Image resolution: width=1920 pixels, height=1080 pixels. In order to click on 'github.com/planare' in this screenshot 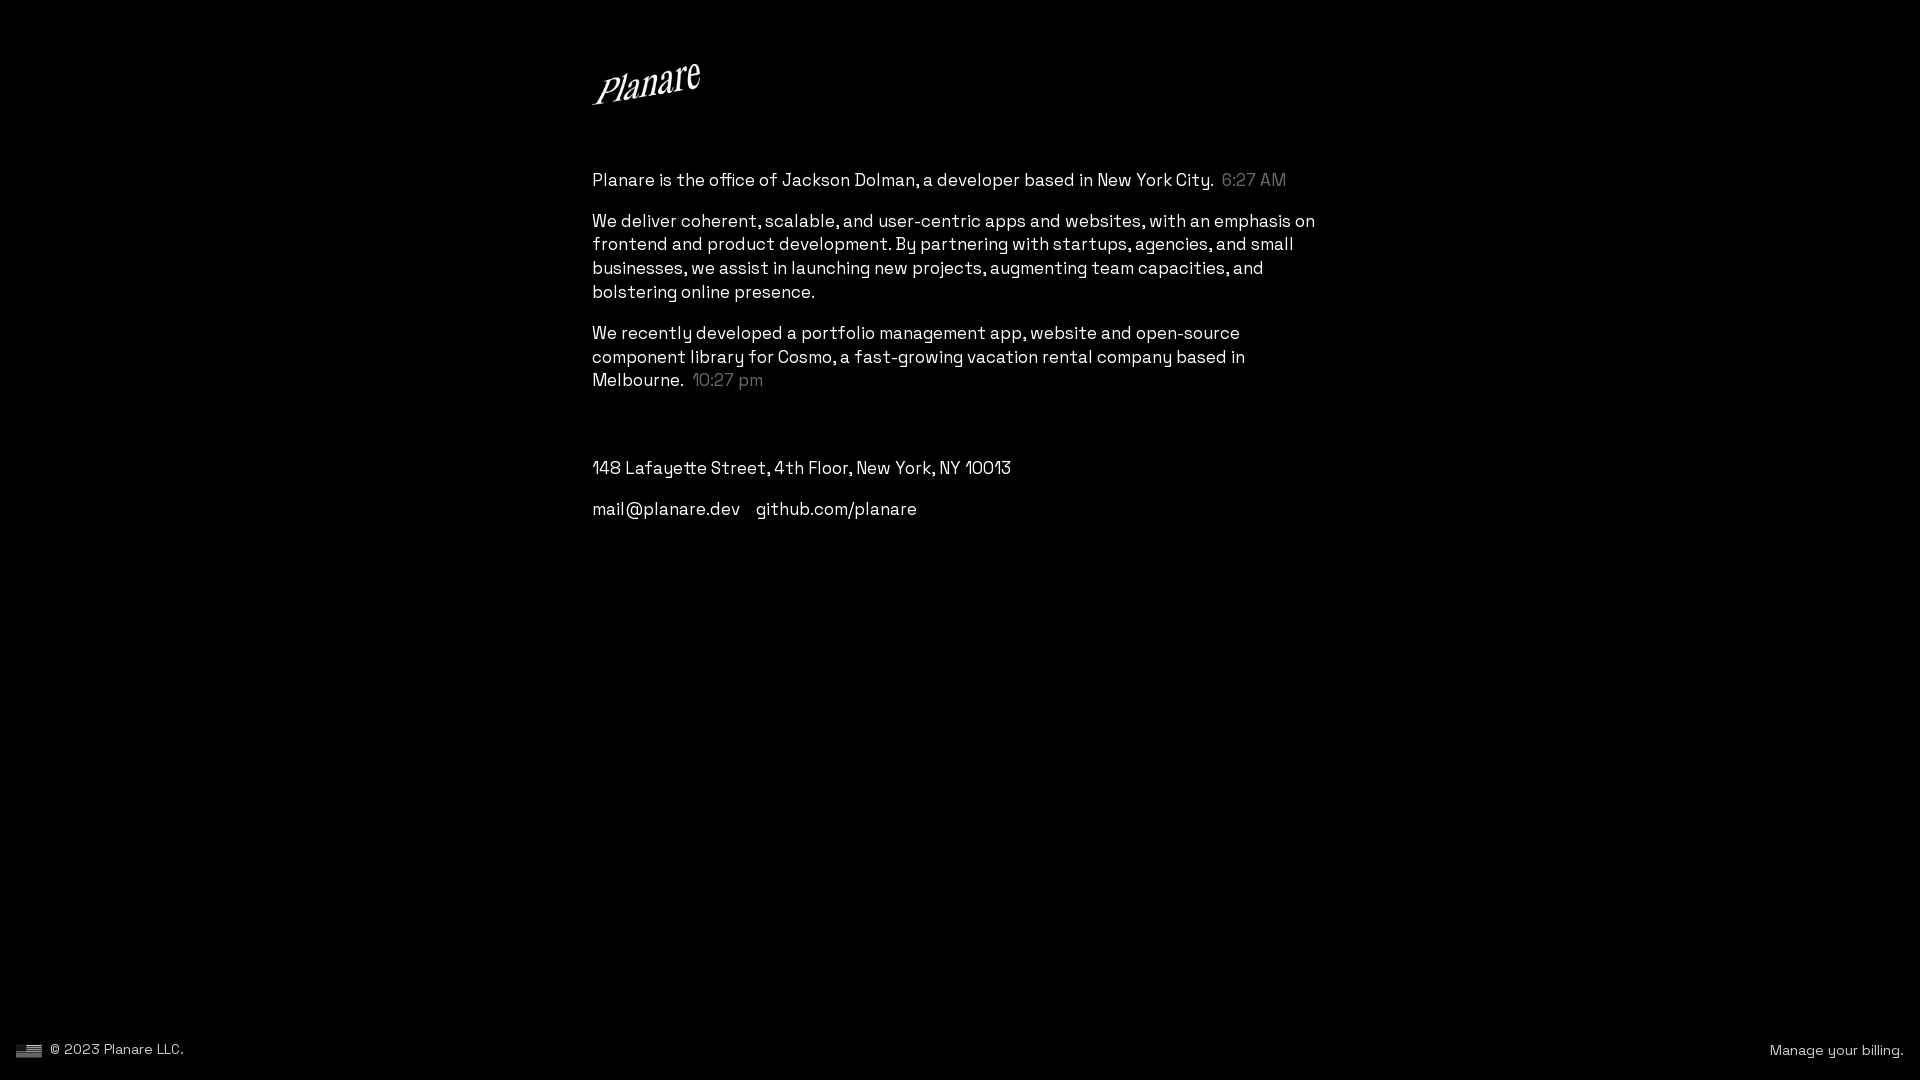, I will do `click(836, 508)`.